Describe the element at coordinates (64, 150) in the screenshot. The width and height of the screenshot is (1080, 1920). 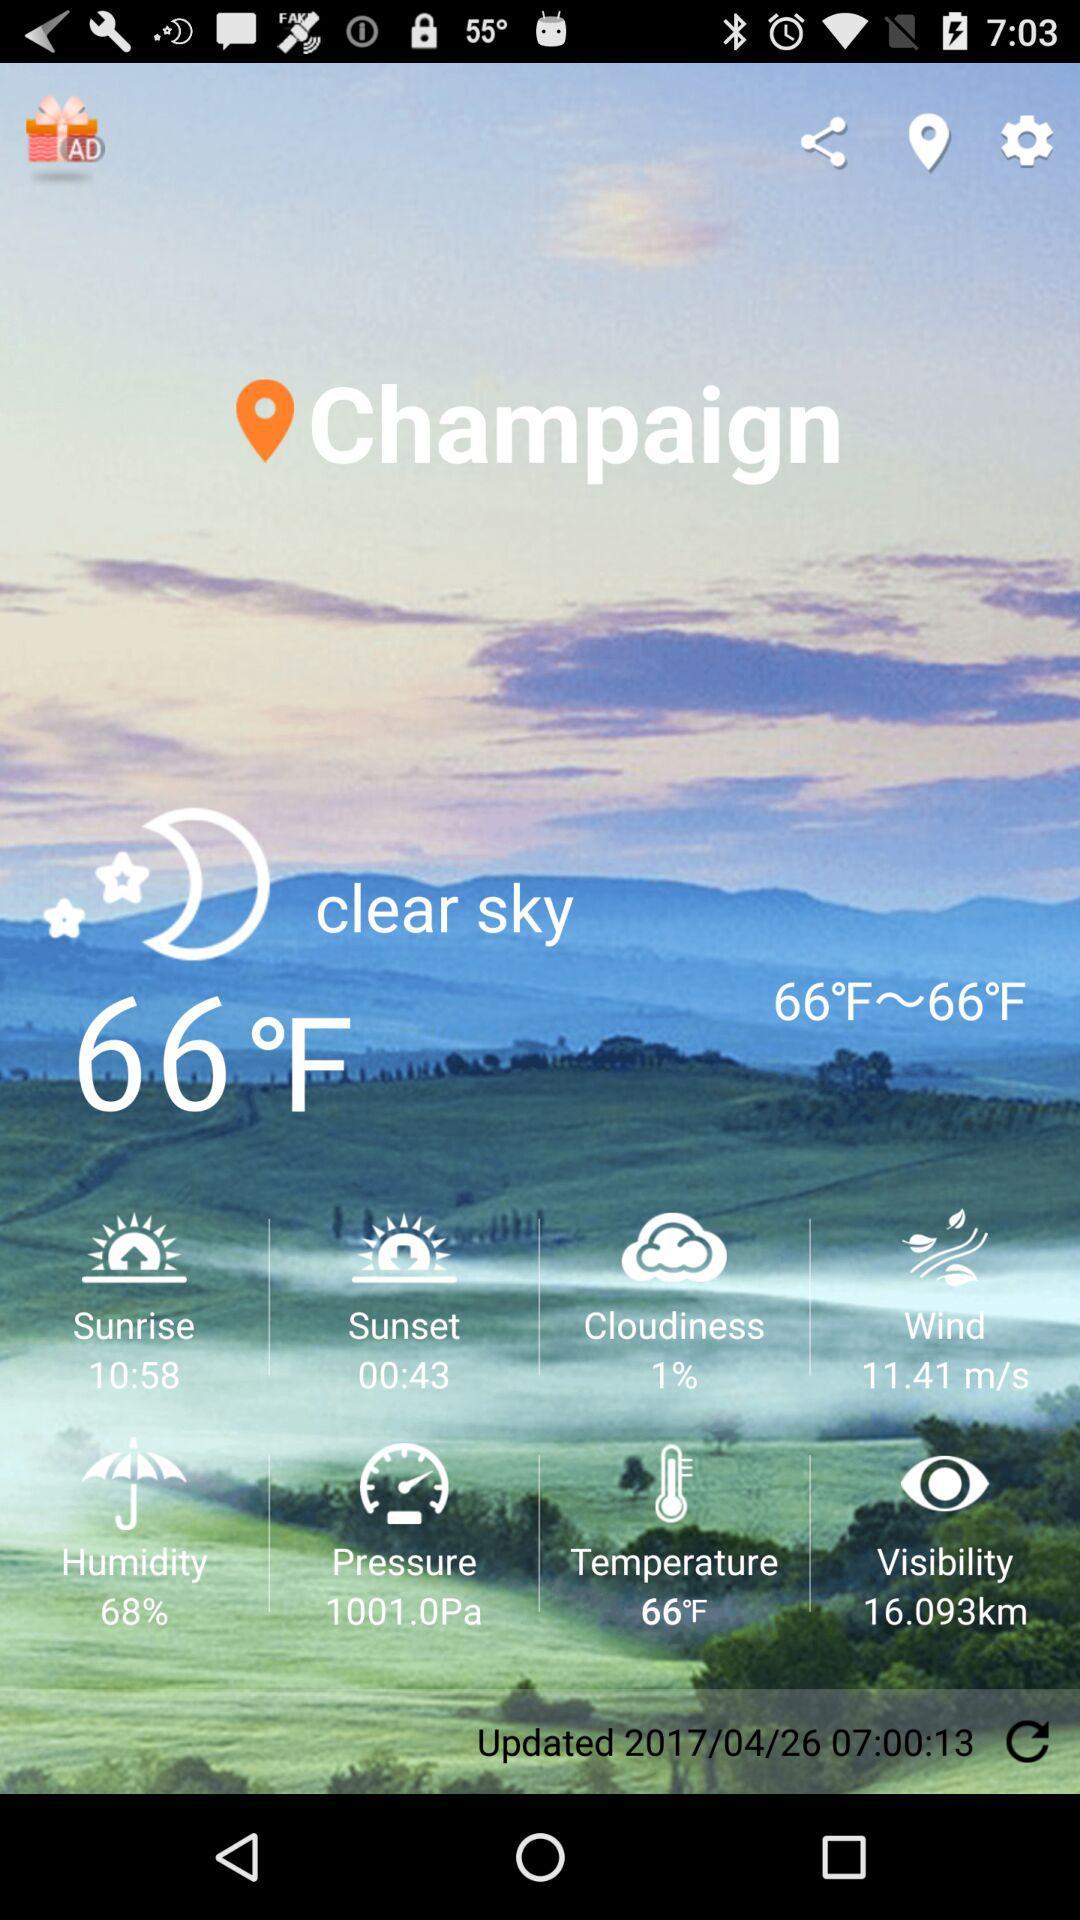
I see `the gift icon` at that location.